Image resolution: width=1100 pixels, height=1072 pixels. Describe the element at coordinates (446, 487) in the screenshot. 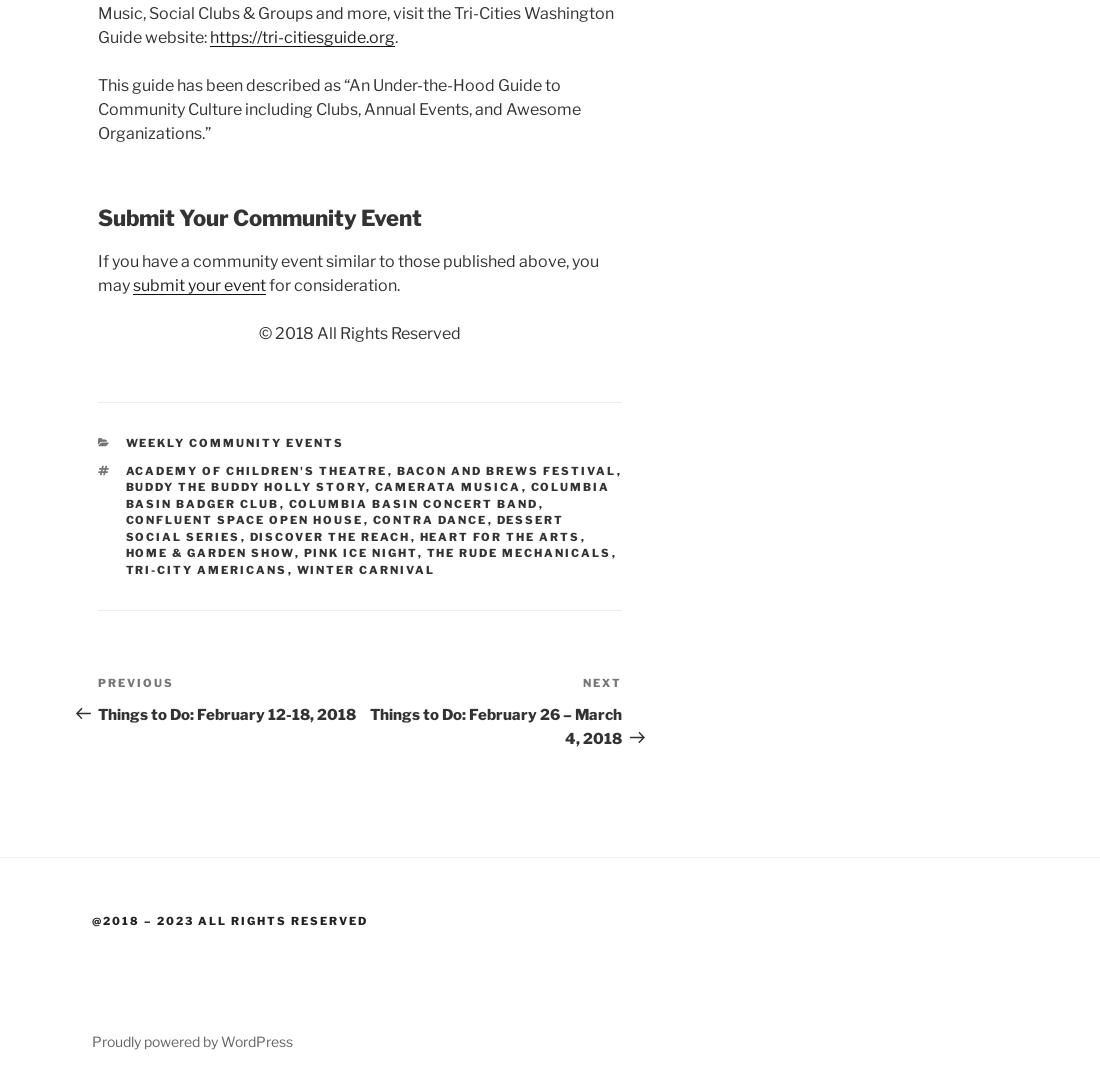

I see `'Camerata Musica'` at that location.